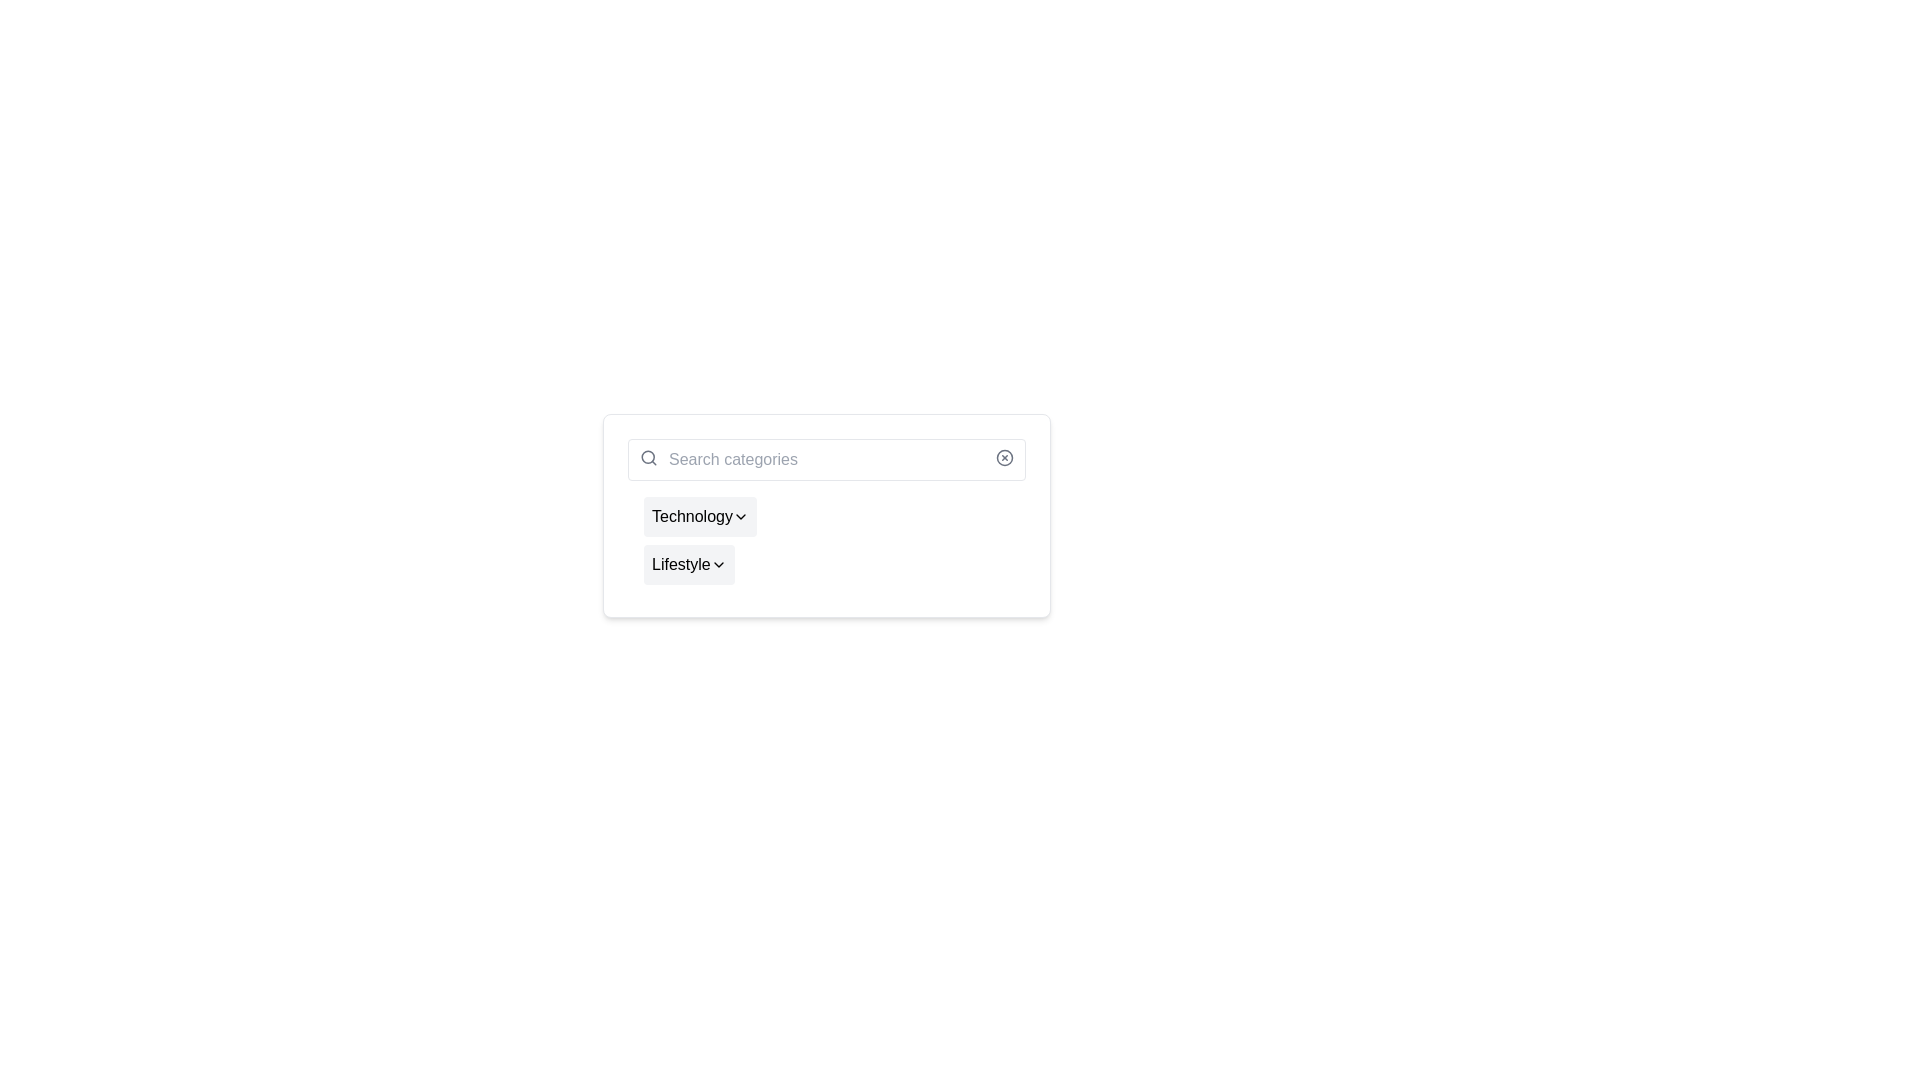  I want to click on the magnifying glass icon, so click(648, 458).